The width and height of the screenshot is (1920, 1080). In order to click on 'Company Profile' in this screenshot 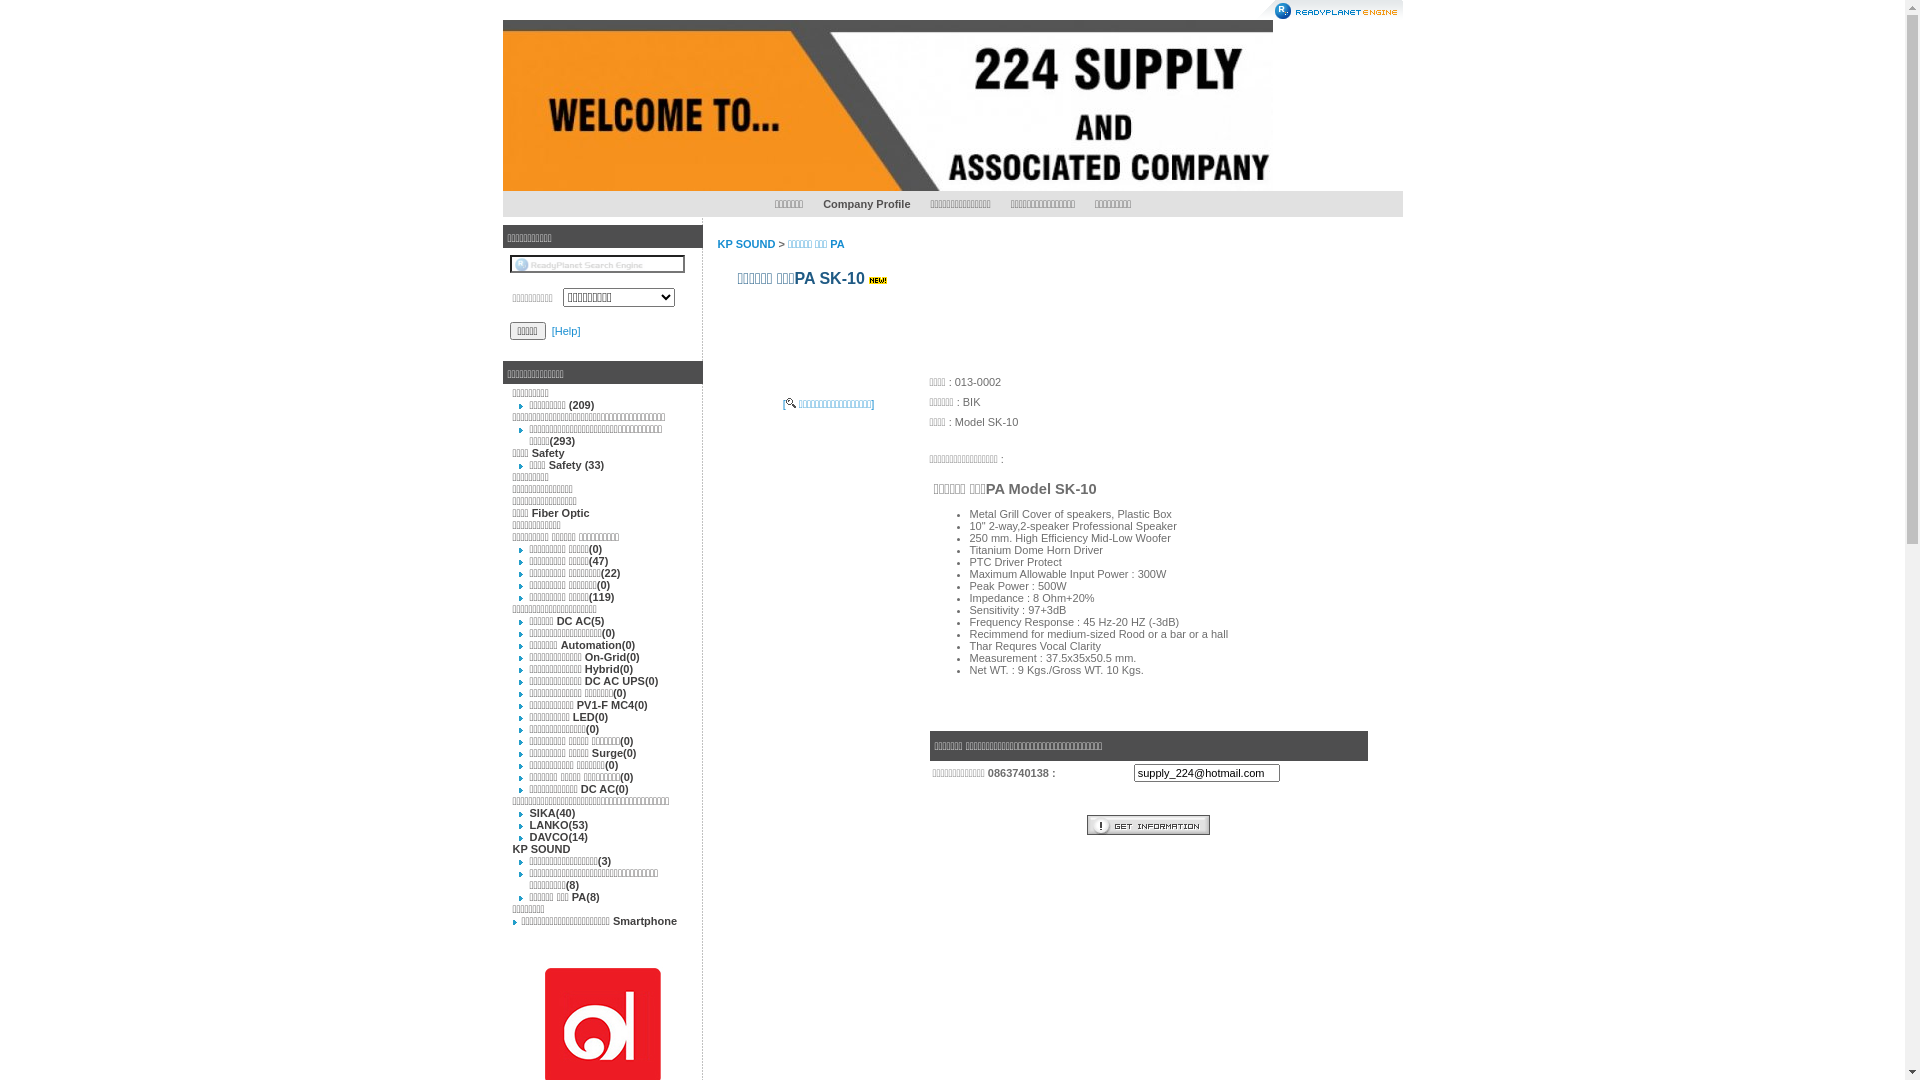, I will do `click(866, 204)`.